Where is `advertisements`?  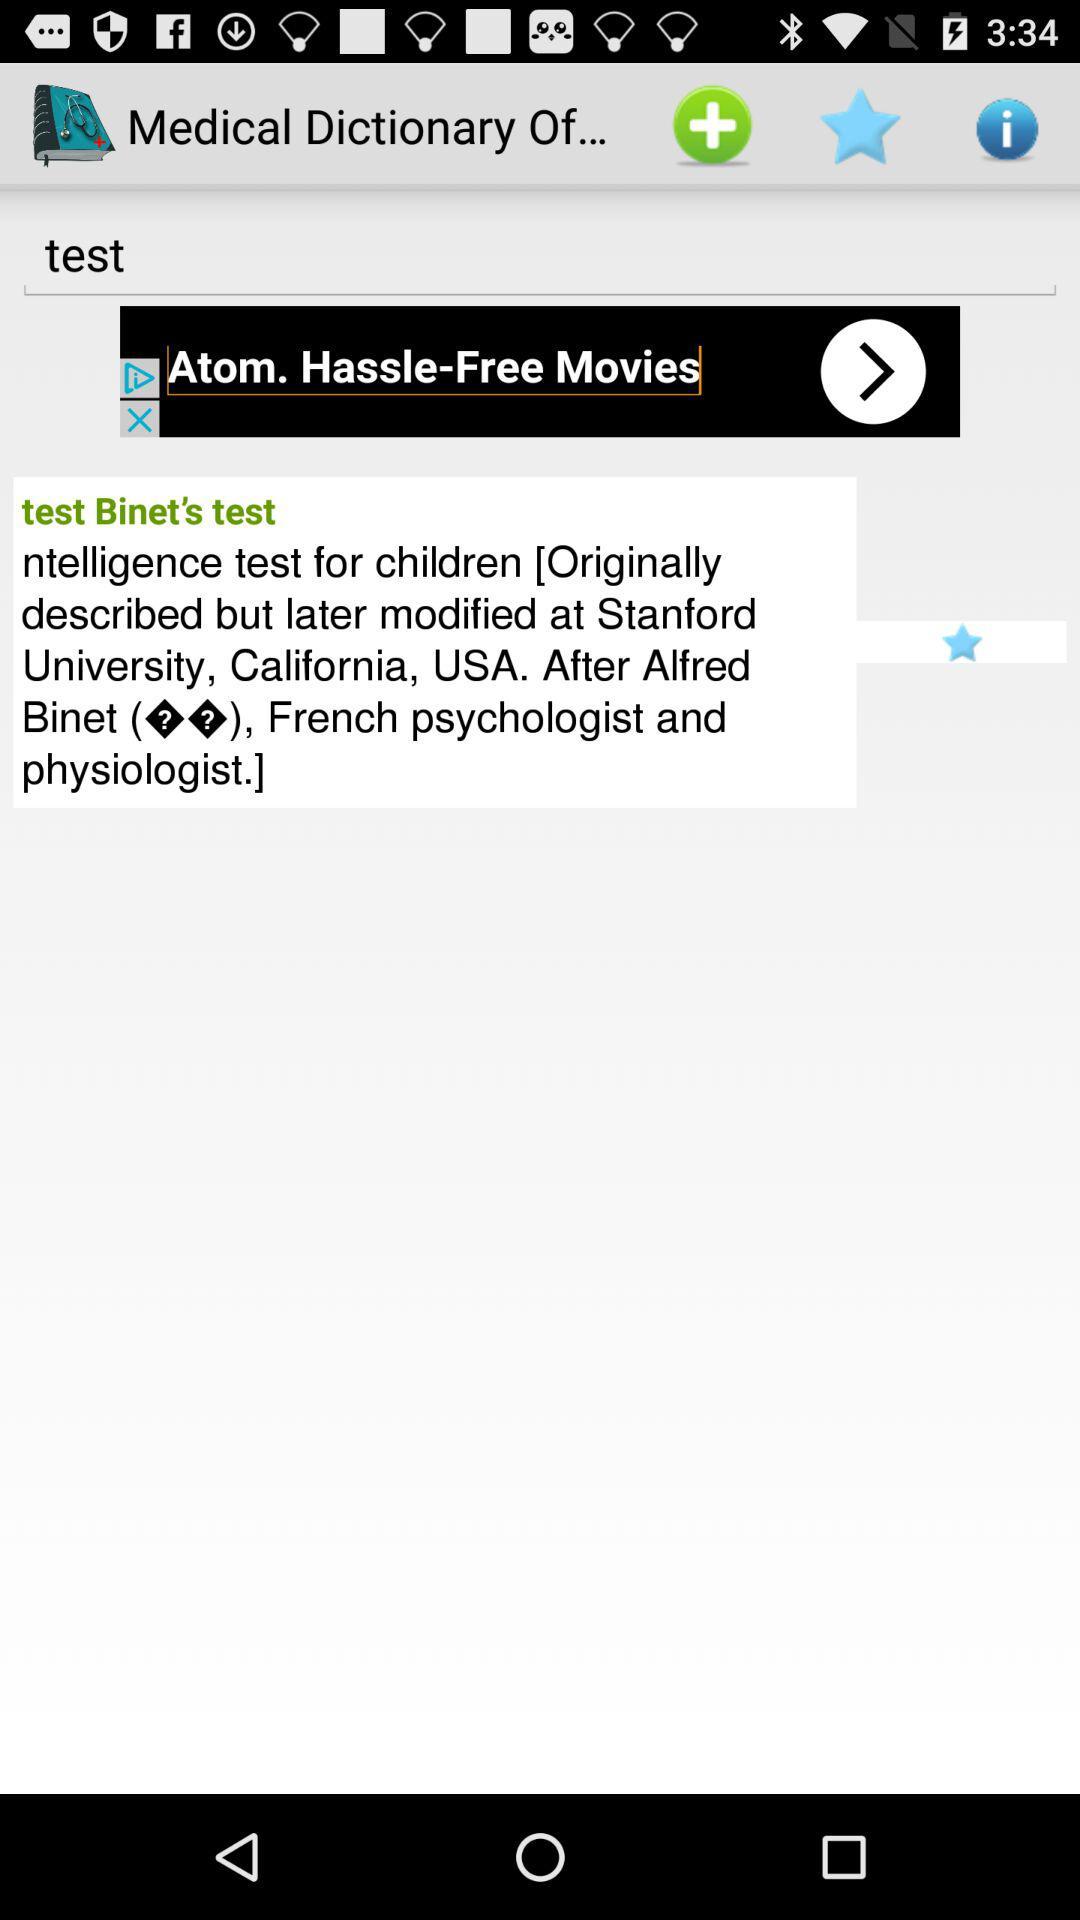 advertisements is located at coordinates (540, 371).